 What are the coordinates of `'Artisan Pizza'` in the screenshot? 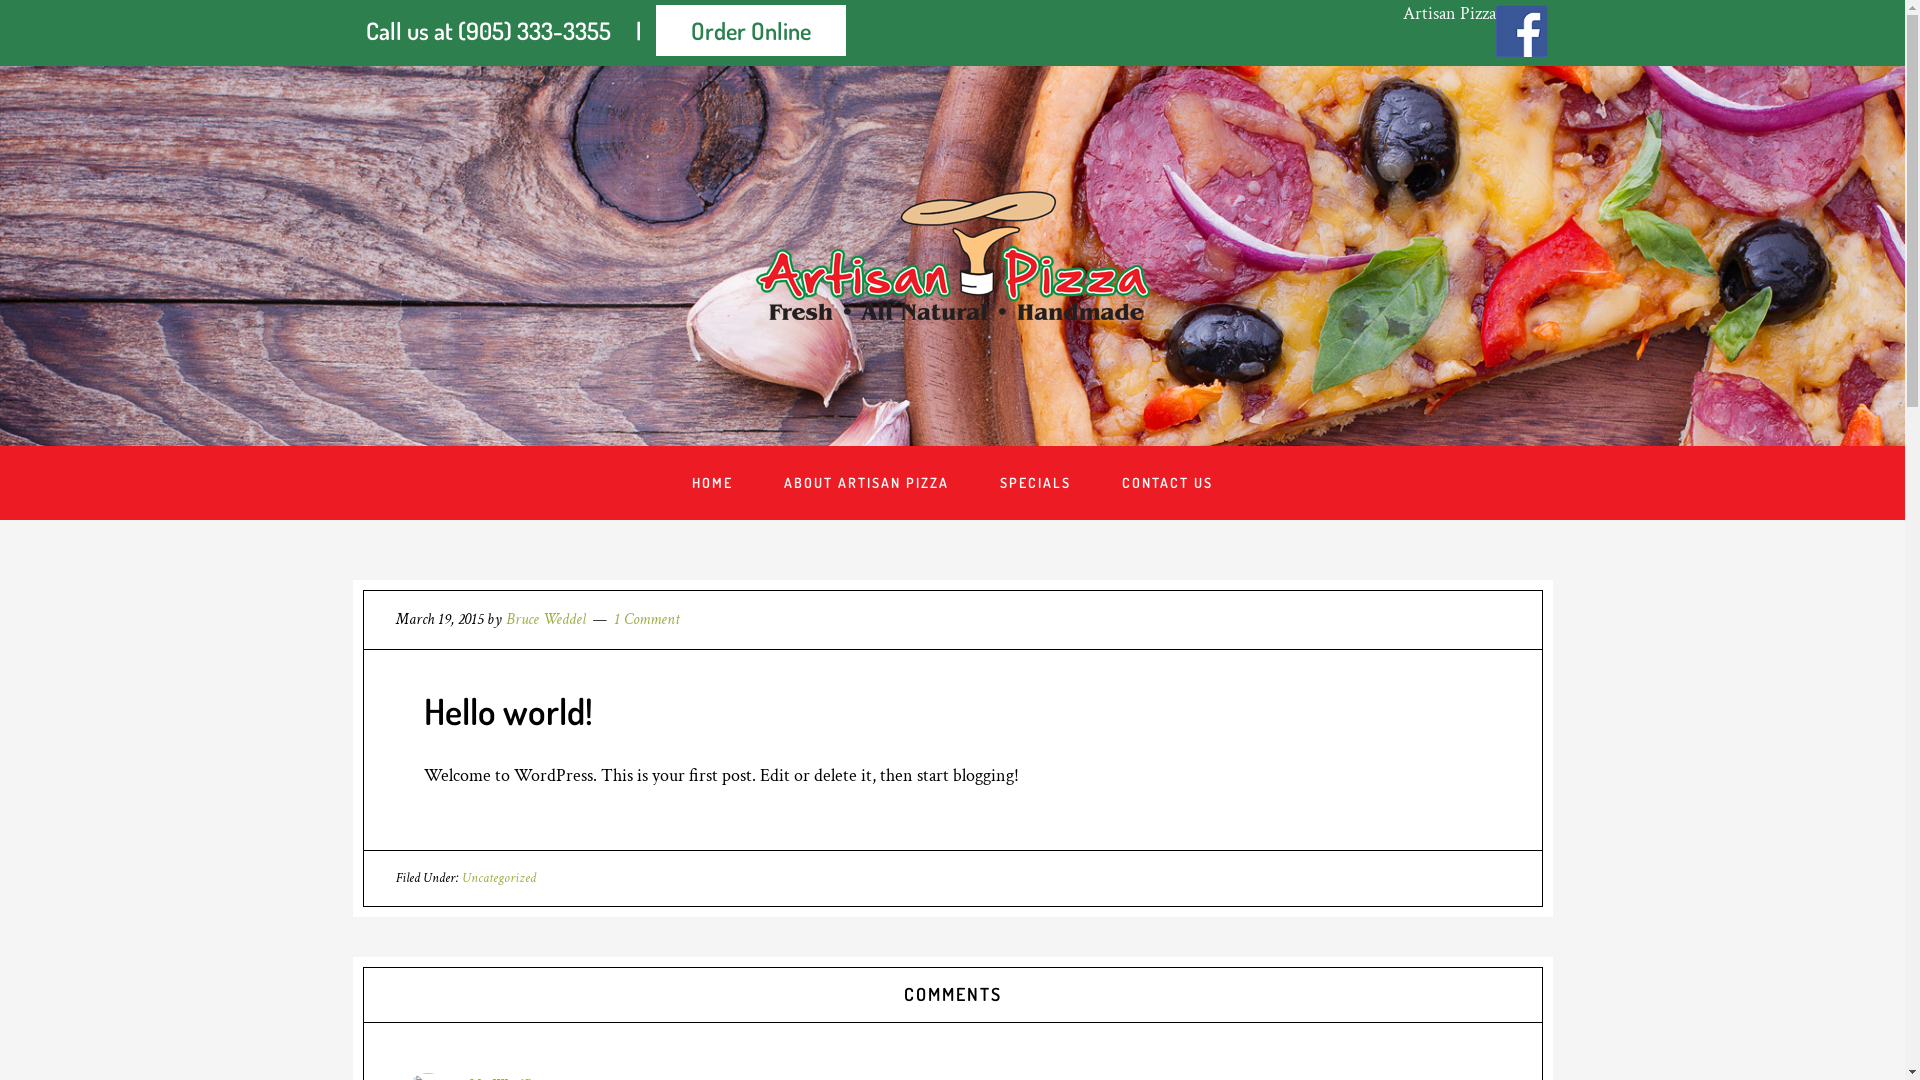 It's located at (1448, 13).